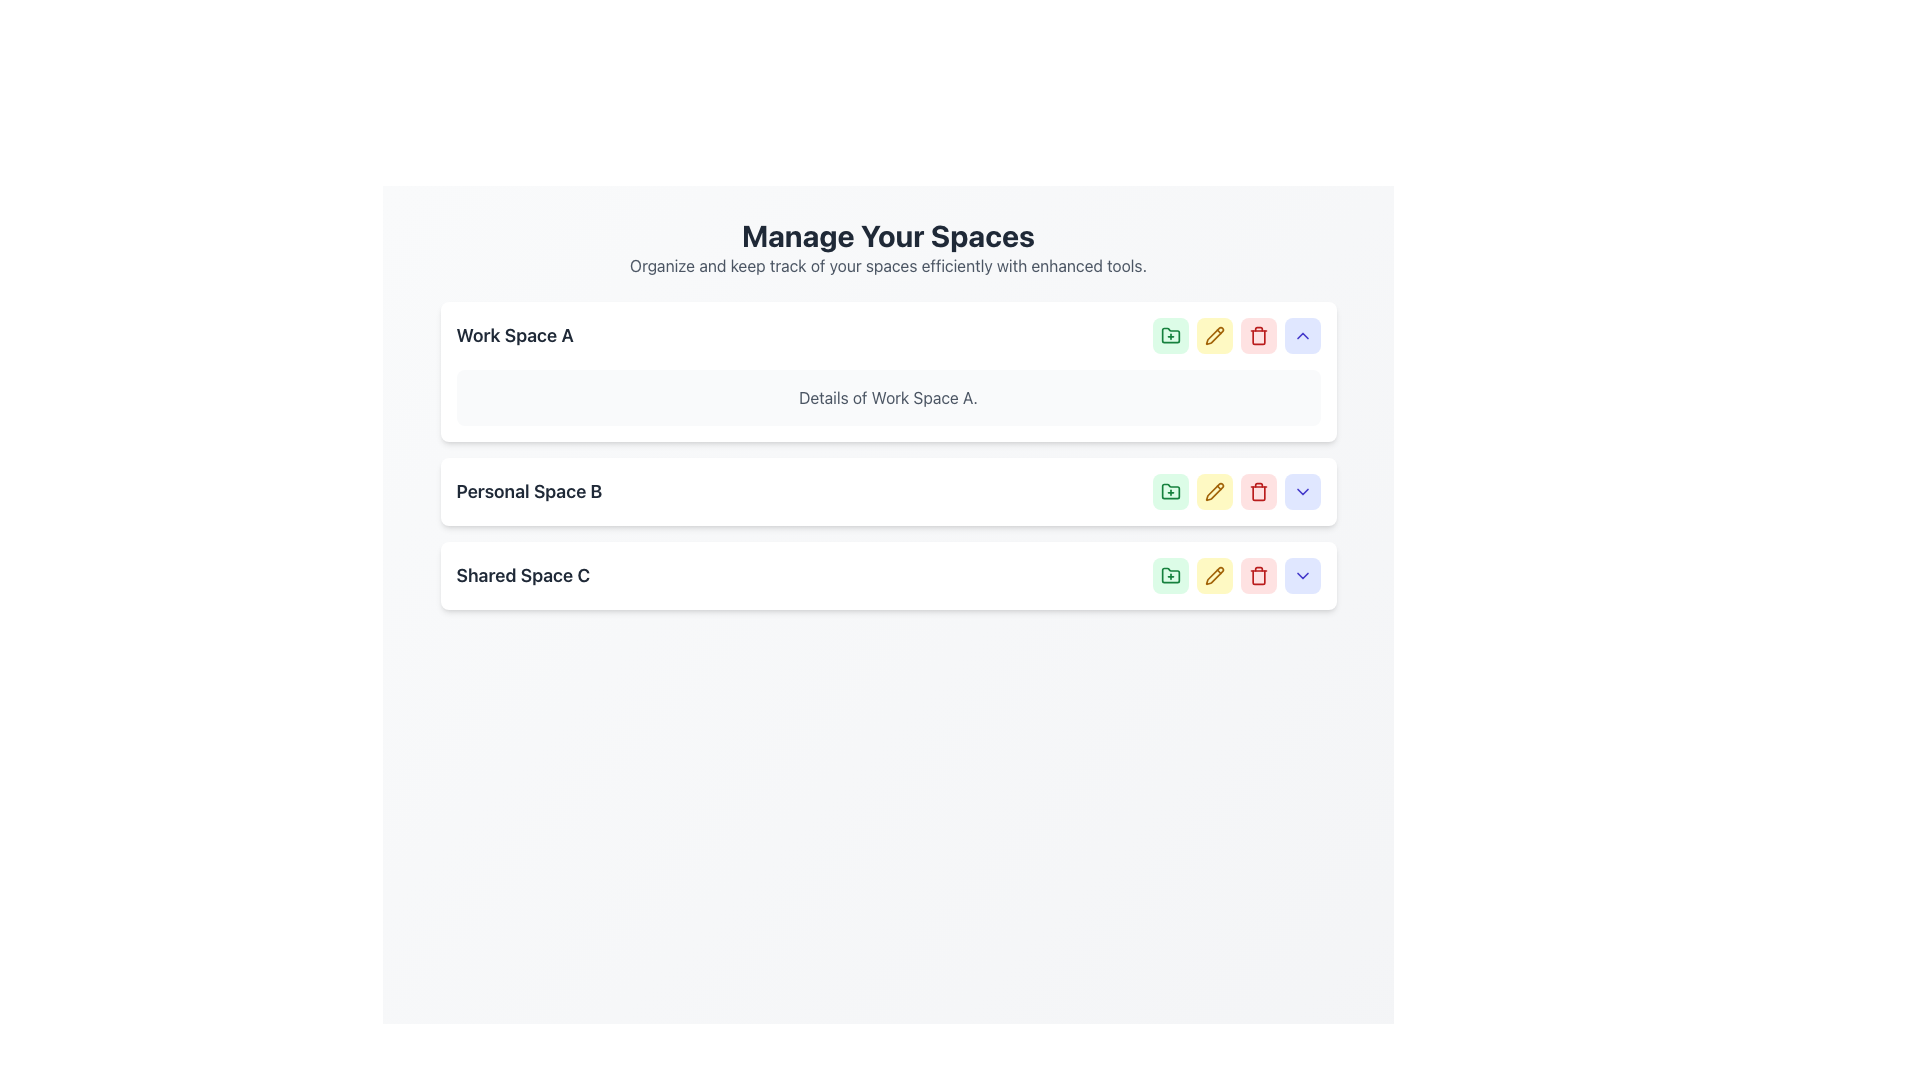 Image resolution: width=1920 pixels, height=1080 pixels. I want to click on the fifth button with a rounded rectangular shape and a soft indigo background, located at the far-right side of the 'Shared Space C' entry, so click(1302, 575).